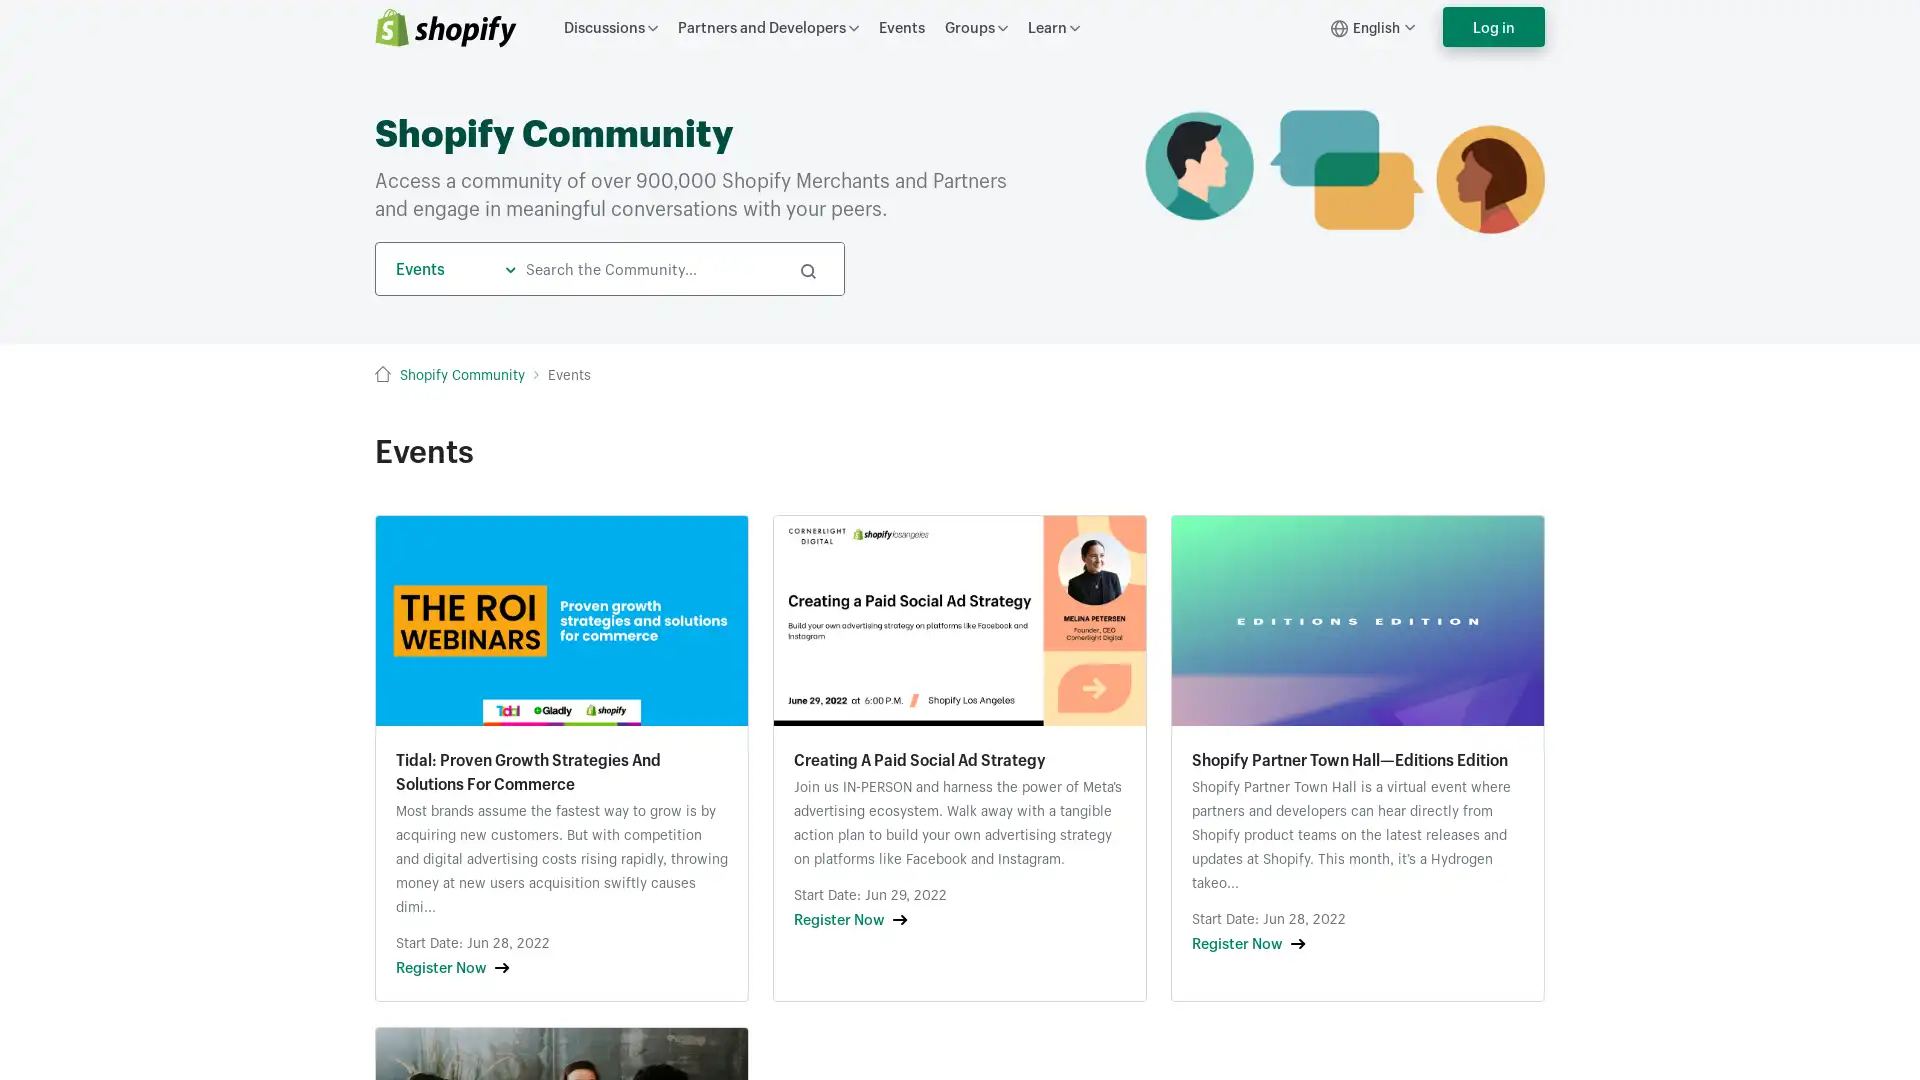  Describe the element at coordinates (958, 620) in the screenshot. I see `Growth Lab Khoros Assets (9).png` at that location.